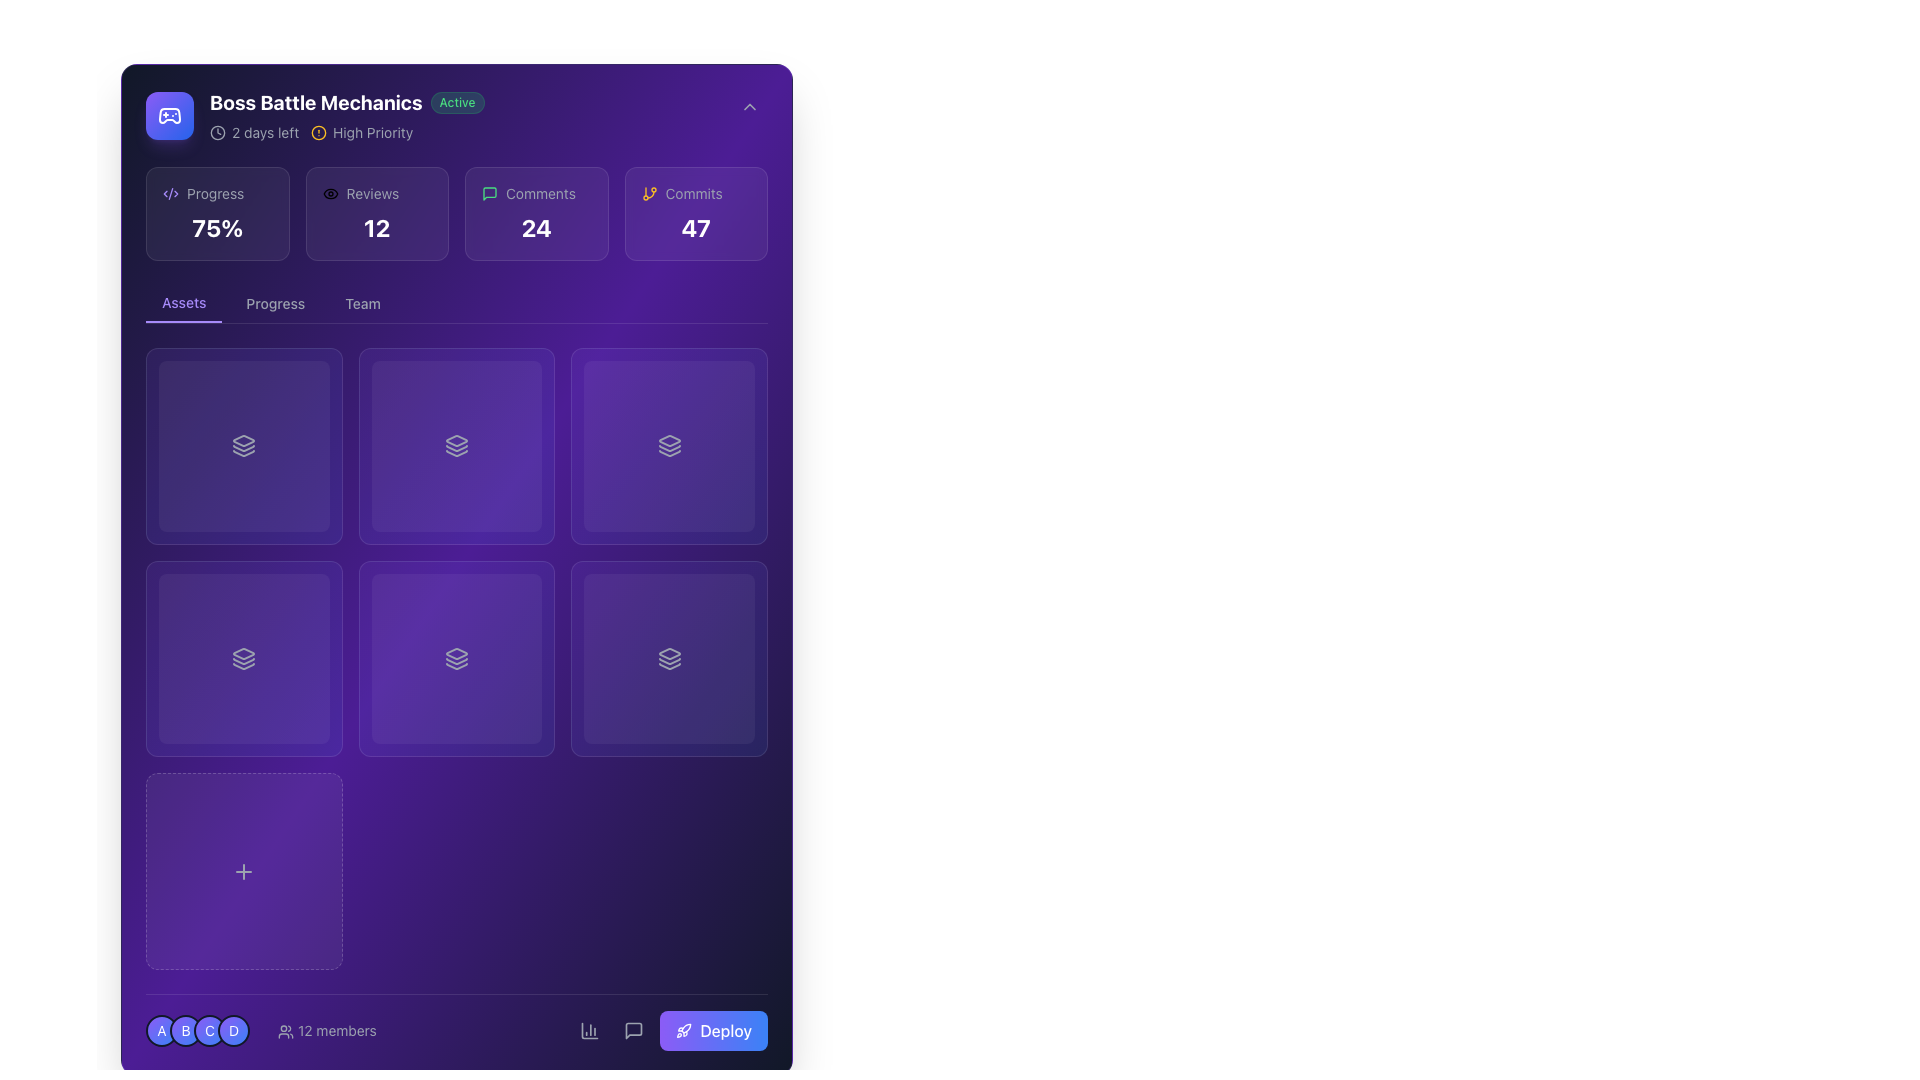  Describe the element at coordinates (372, 193) in the screenshot. I see `the 'Reviews' text label, which is displayed in a small gray font and is positioned between an eye icon and the number '12'` at that location.